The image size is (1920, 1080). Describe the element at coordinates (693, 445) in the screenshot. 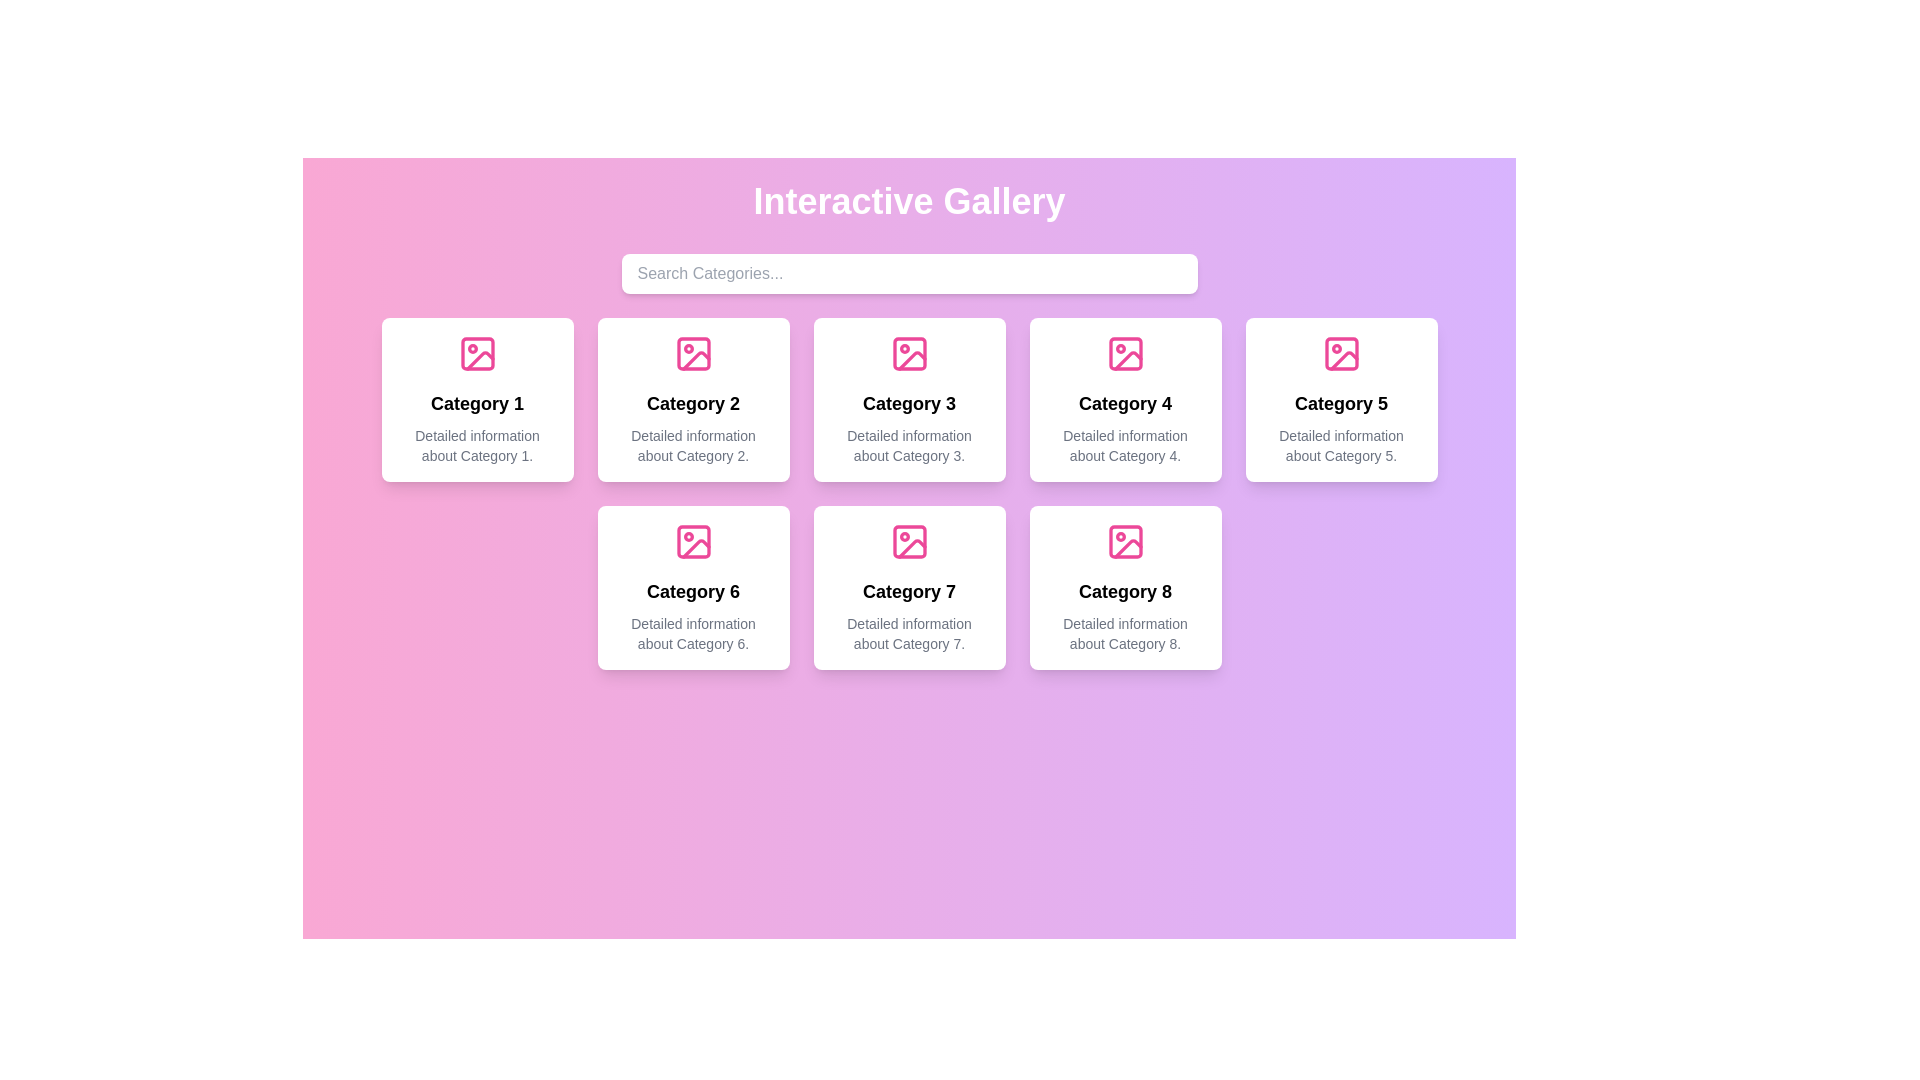

I see `static text element that provides additional information about 'Category 2', located below the title and above the bottom edge of the card in the second column of the first row` at that location.